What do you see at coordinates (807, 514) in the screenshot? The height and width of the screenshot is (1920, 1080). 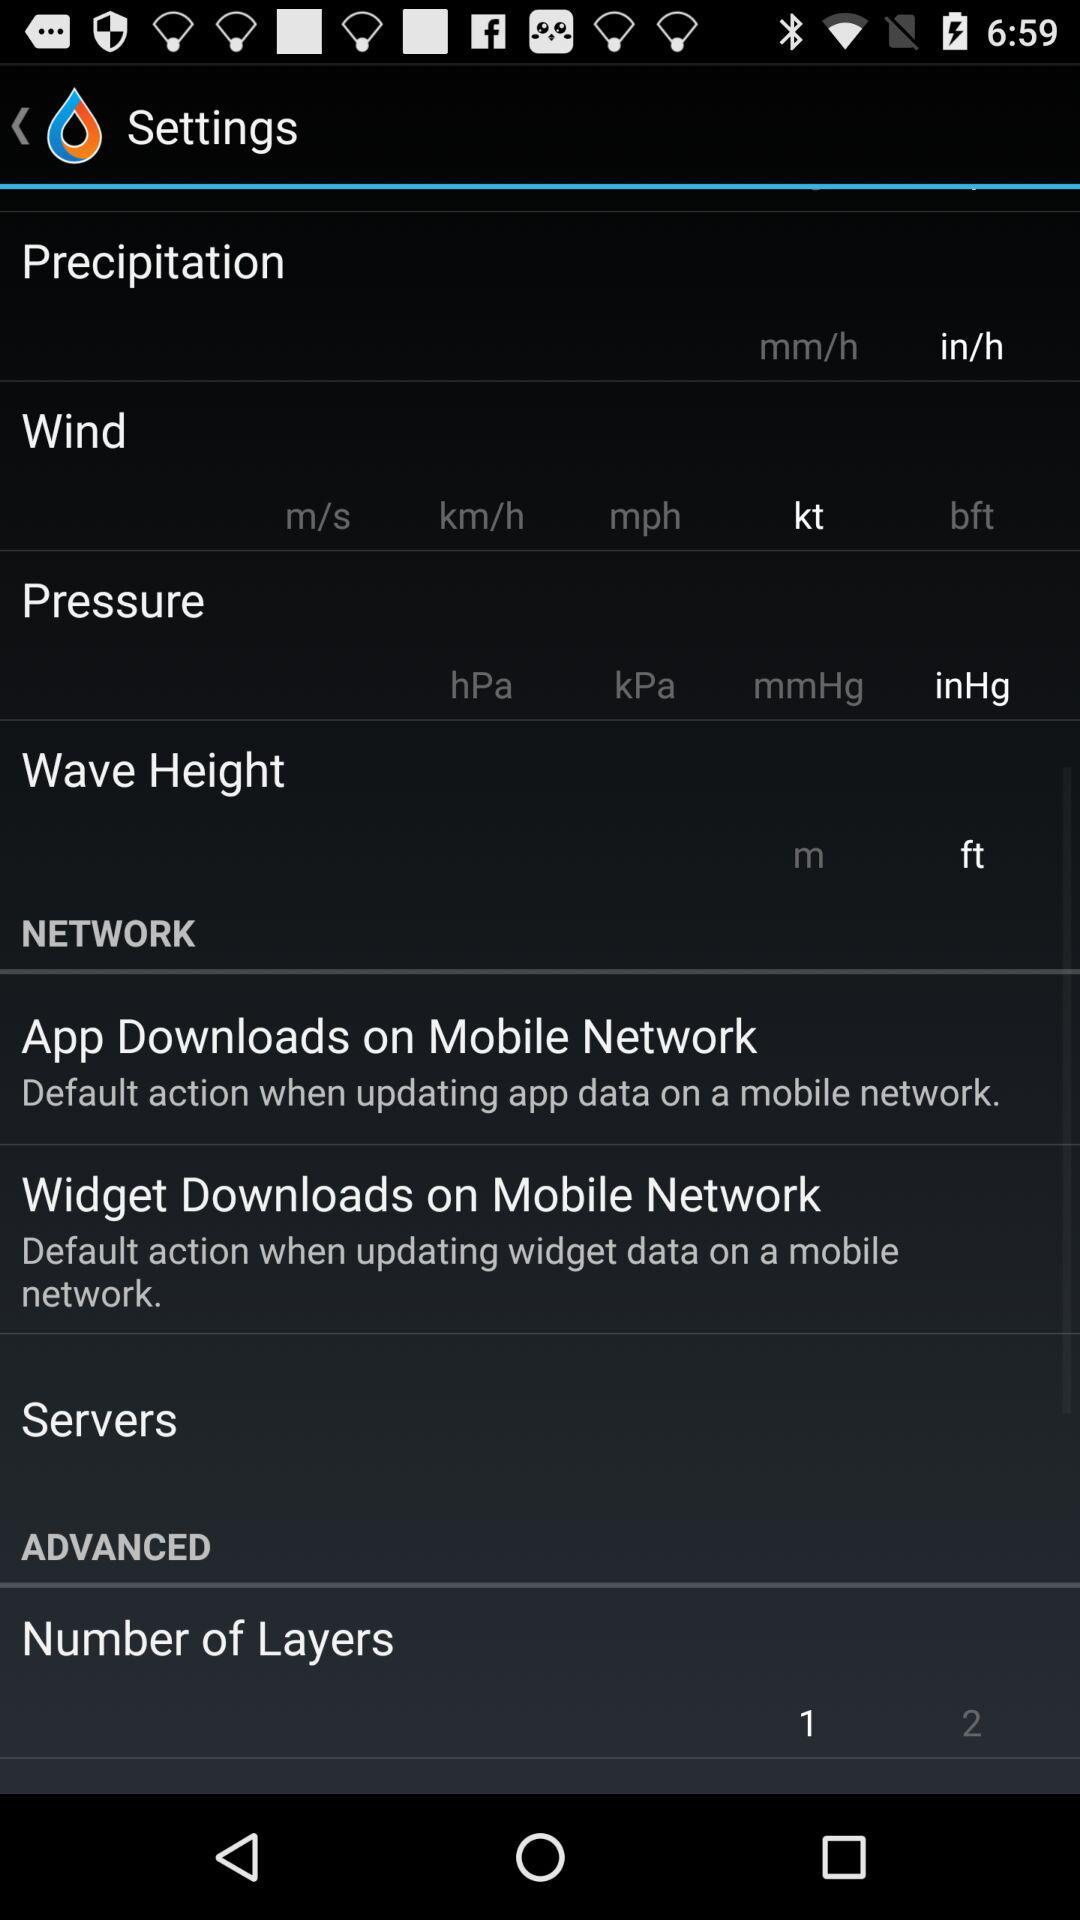 I see `the app to the right of the mph` at bounding box center [807, 514].